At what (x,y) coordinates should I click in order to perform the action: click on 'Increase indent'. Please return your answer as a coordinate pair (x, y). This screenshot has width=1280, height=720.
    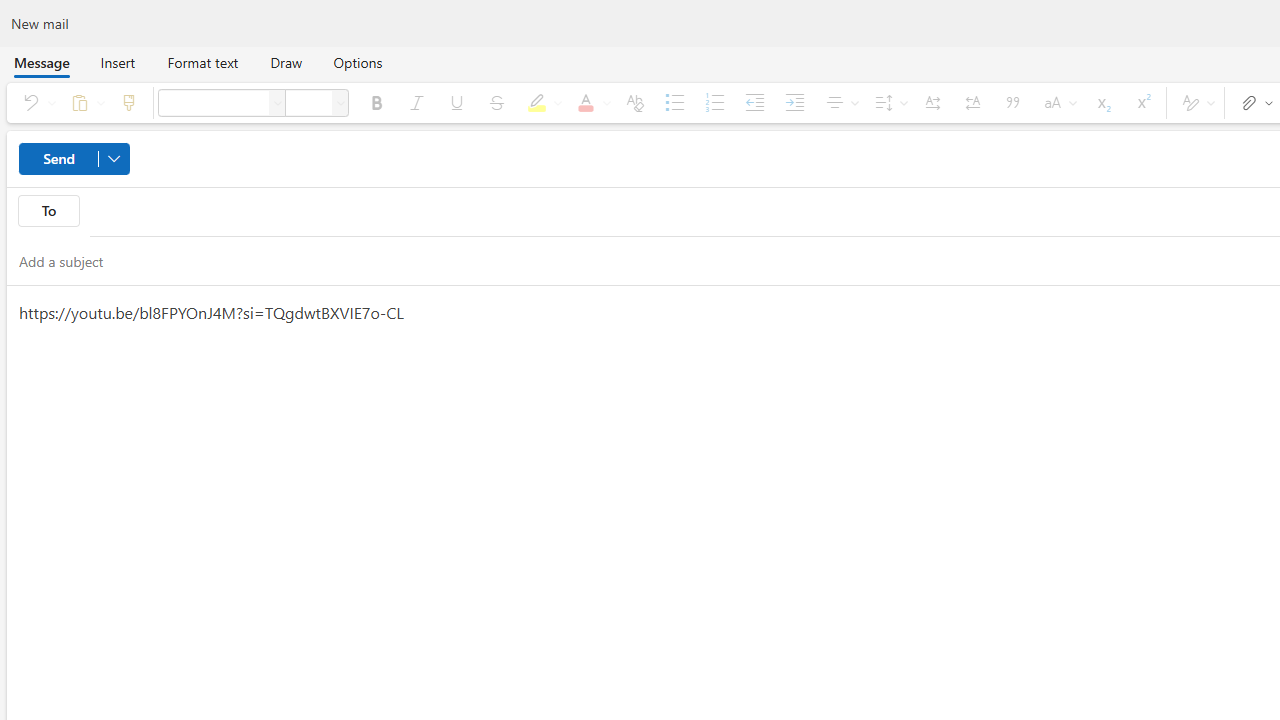
    Looking at the image, I should click on (793, 102).